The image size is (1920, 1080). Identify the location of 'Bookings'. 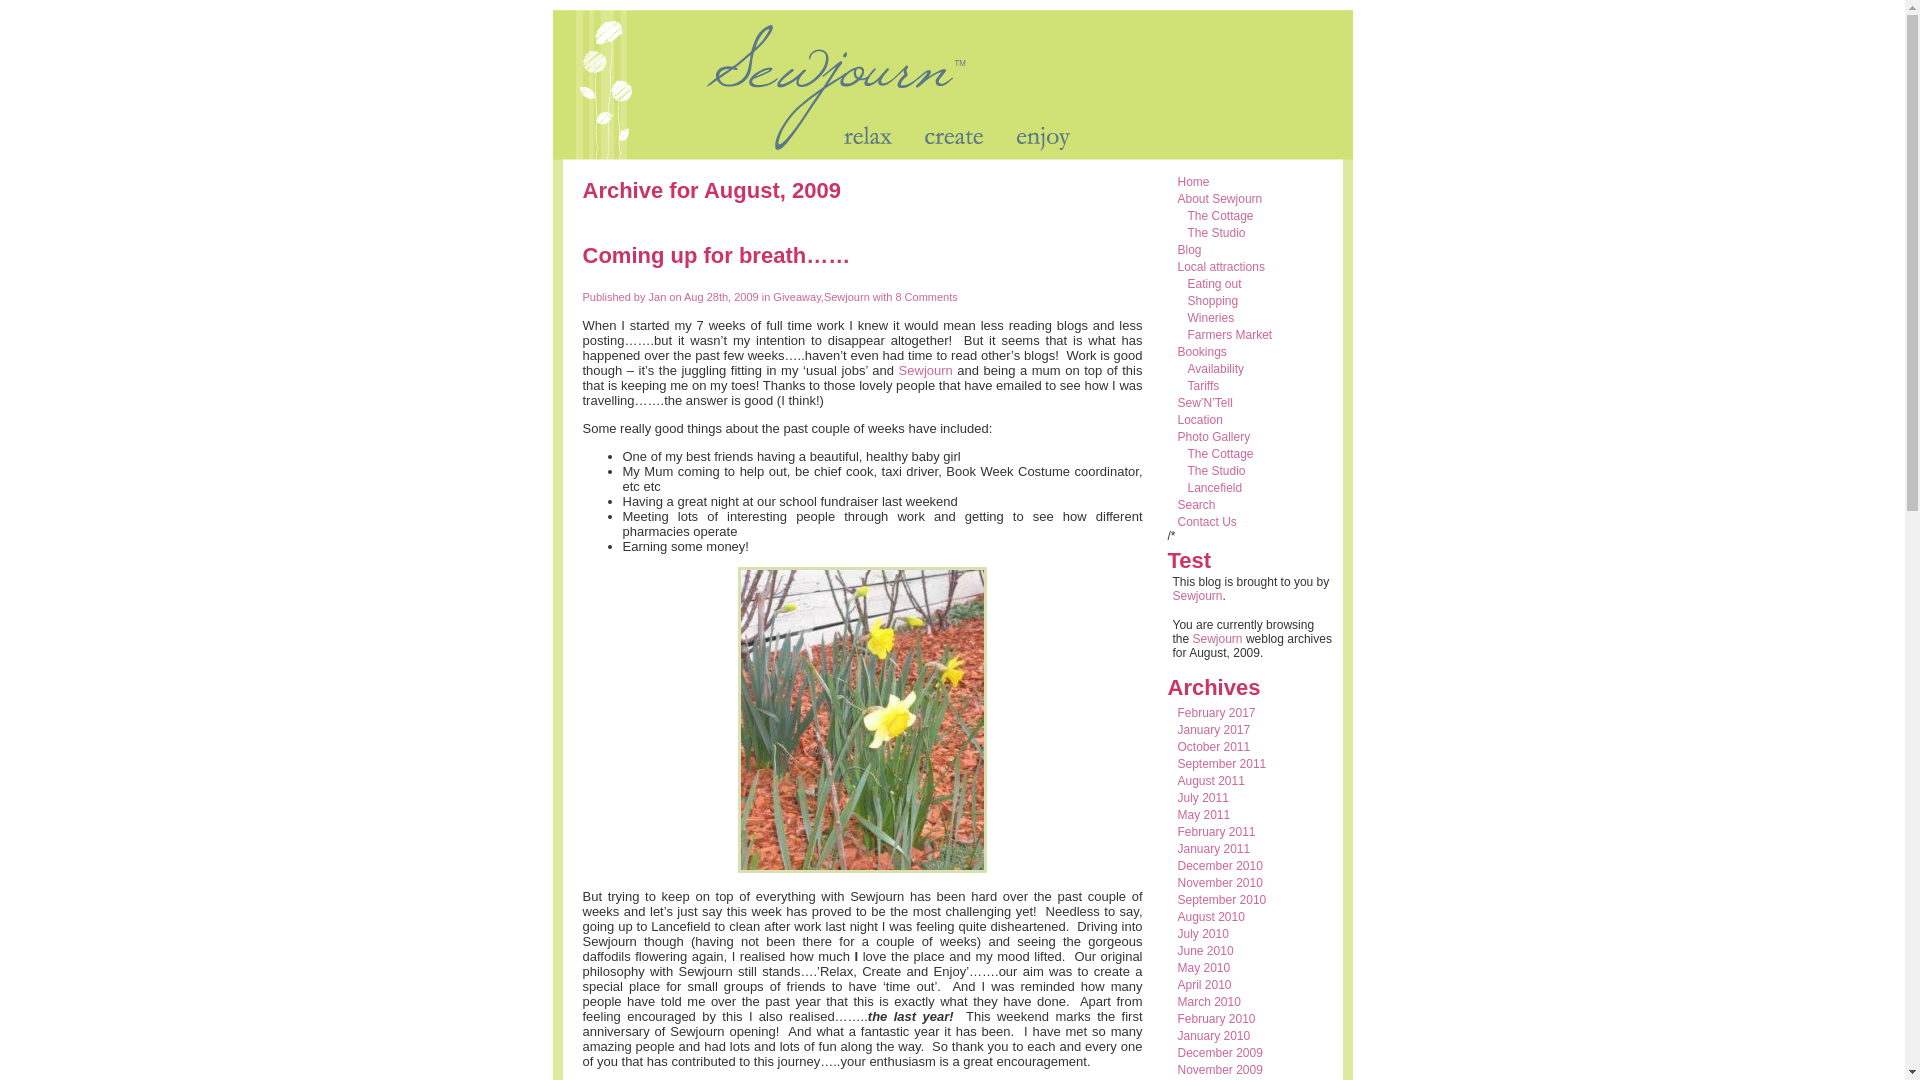
(1177, 350).